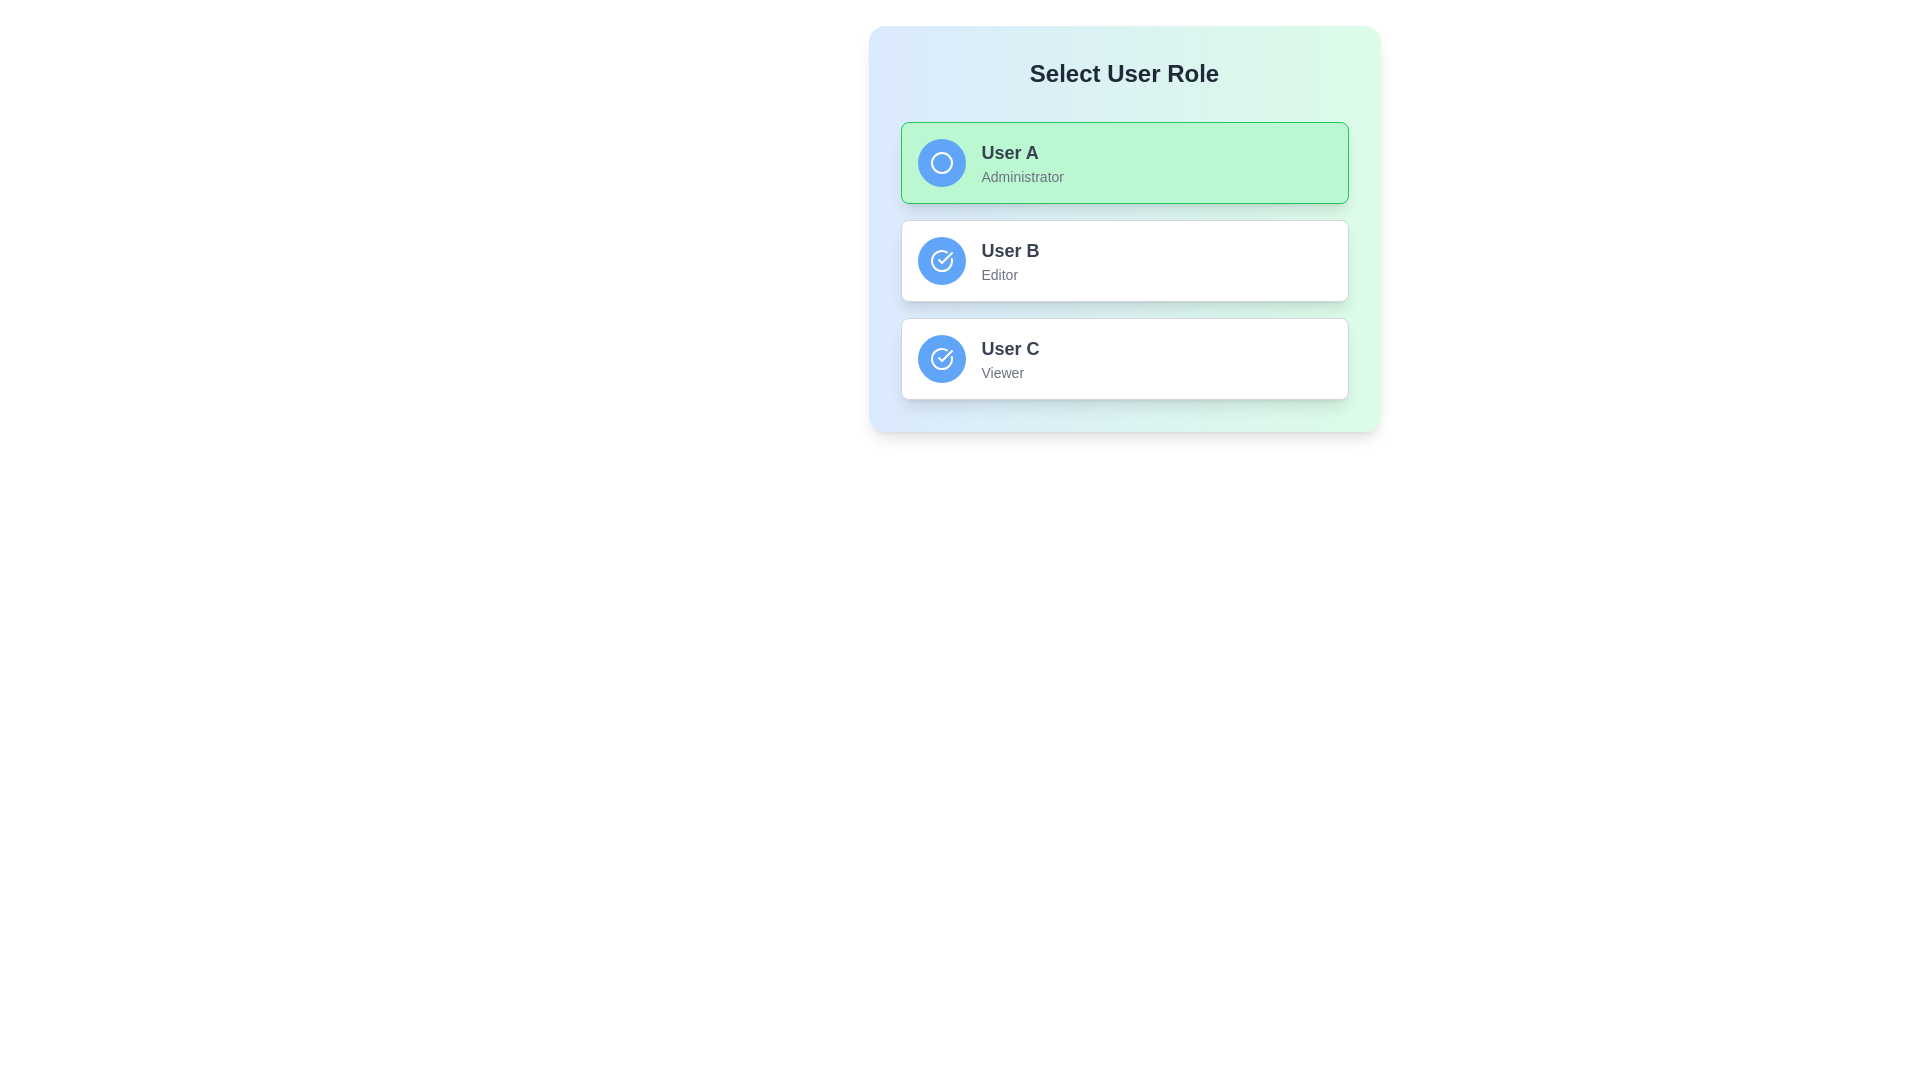 The image size is (1920, 1080). I want to click on text displayed in the Text Display element that shows 'User B' as an 'Editor', located within the user role card, so click(1010, 260).